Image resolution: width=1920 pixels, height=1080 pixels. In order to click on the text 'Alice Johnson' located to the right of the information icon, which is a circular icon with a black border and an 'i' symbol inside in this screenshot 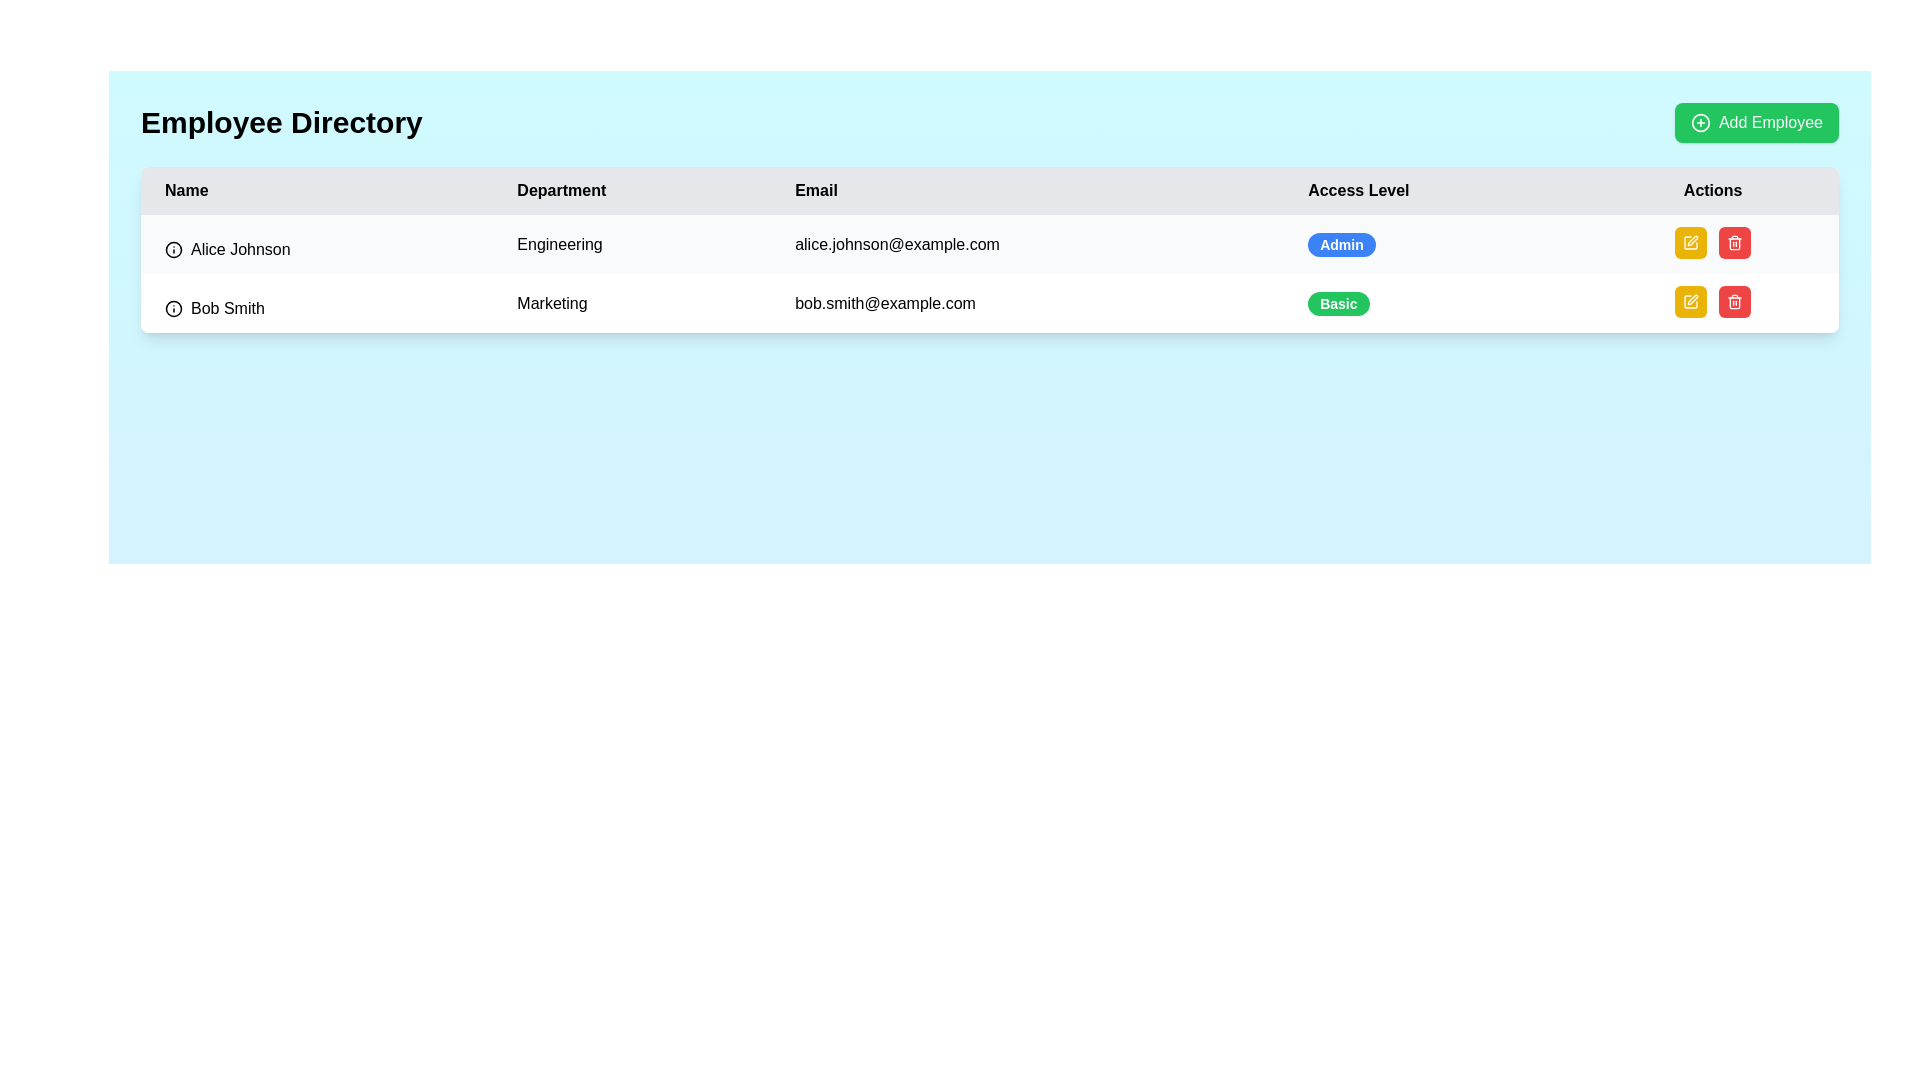, I will do `click(173, 249)`.